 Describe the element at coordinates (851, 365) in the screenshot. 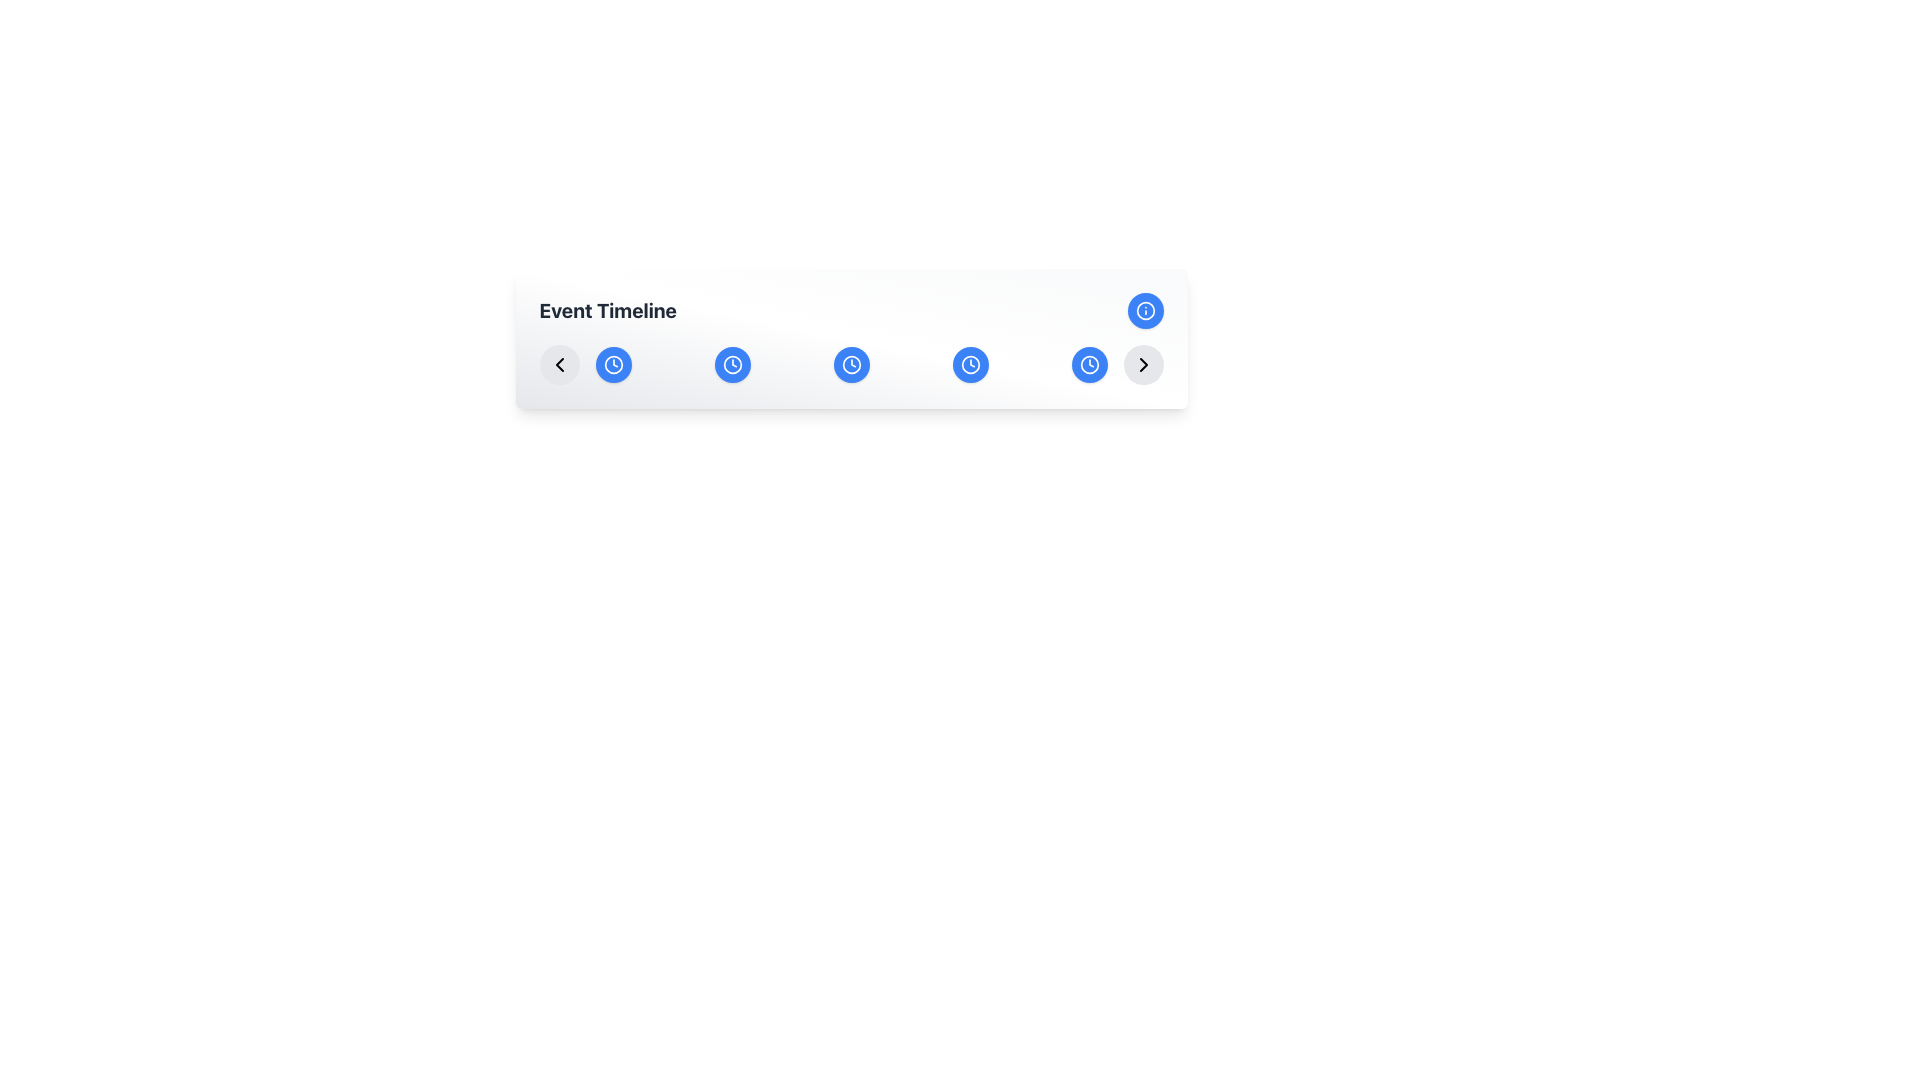

I see `the third blue interactive icon in the timeline` at that location.